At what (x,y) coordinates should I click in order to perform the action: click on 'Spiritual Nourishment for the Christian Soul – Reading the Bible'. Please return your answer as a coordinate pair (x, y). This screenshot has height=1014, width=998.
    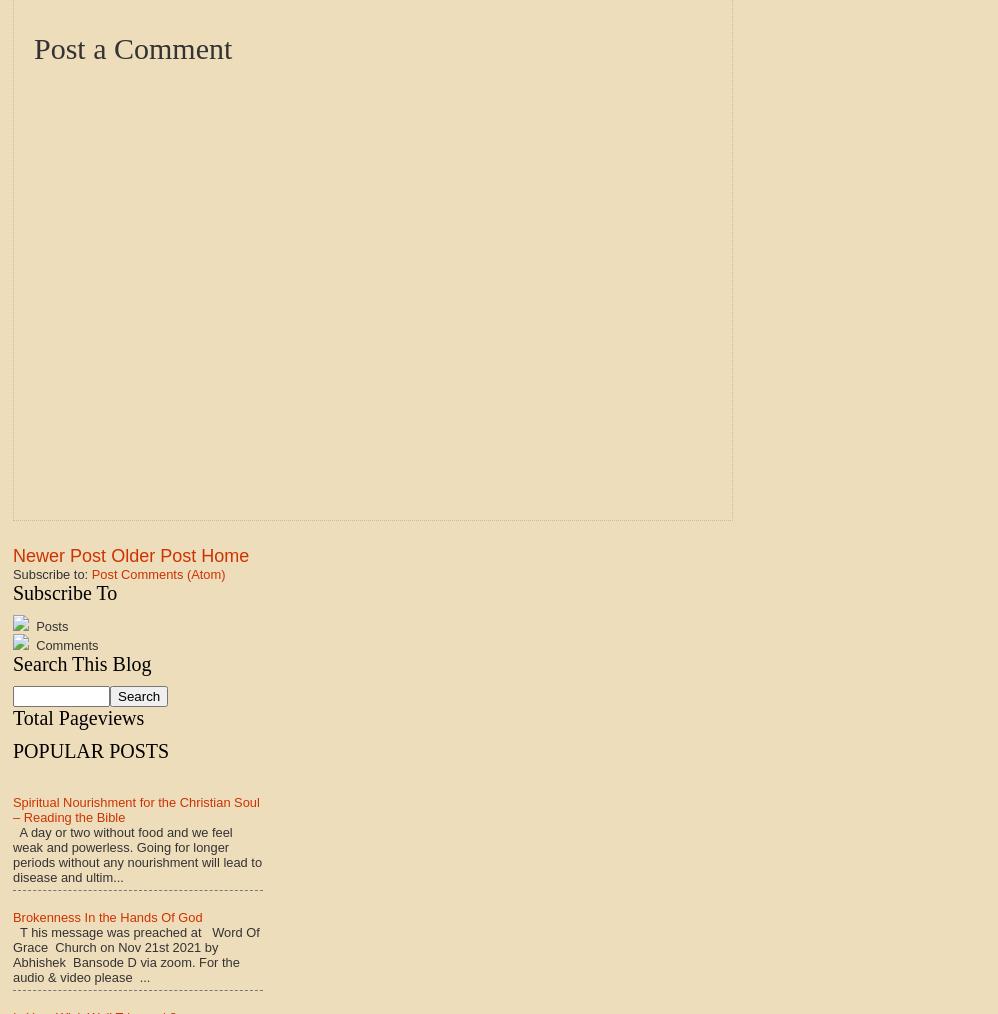
    Looking at the image, I should click on (136, 809).